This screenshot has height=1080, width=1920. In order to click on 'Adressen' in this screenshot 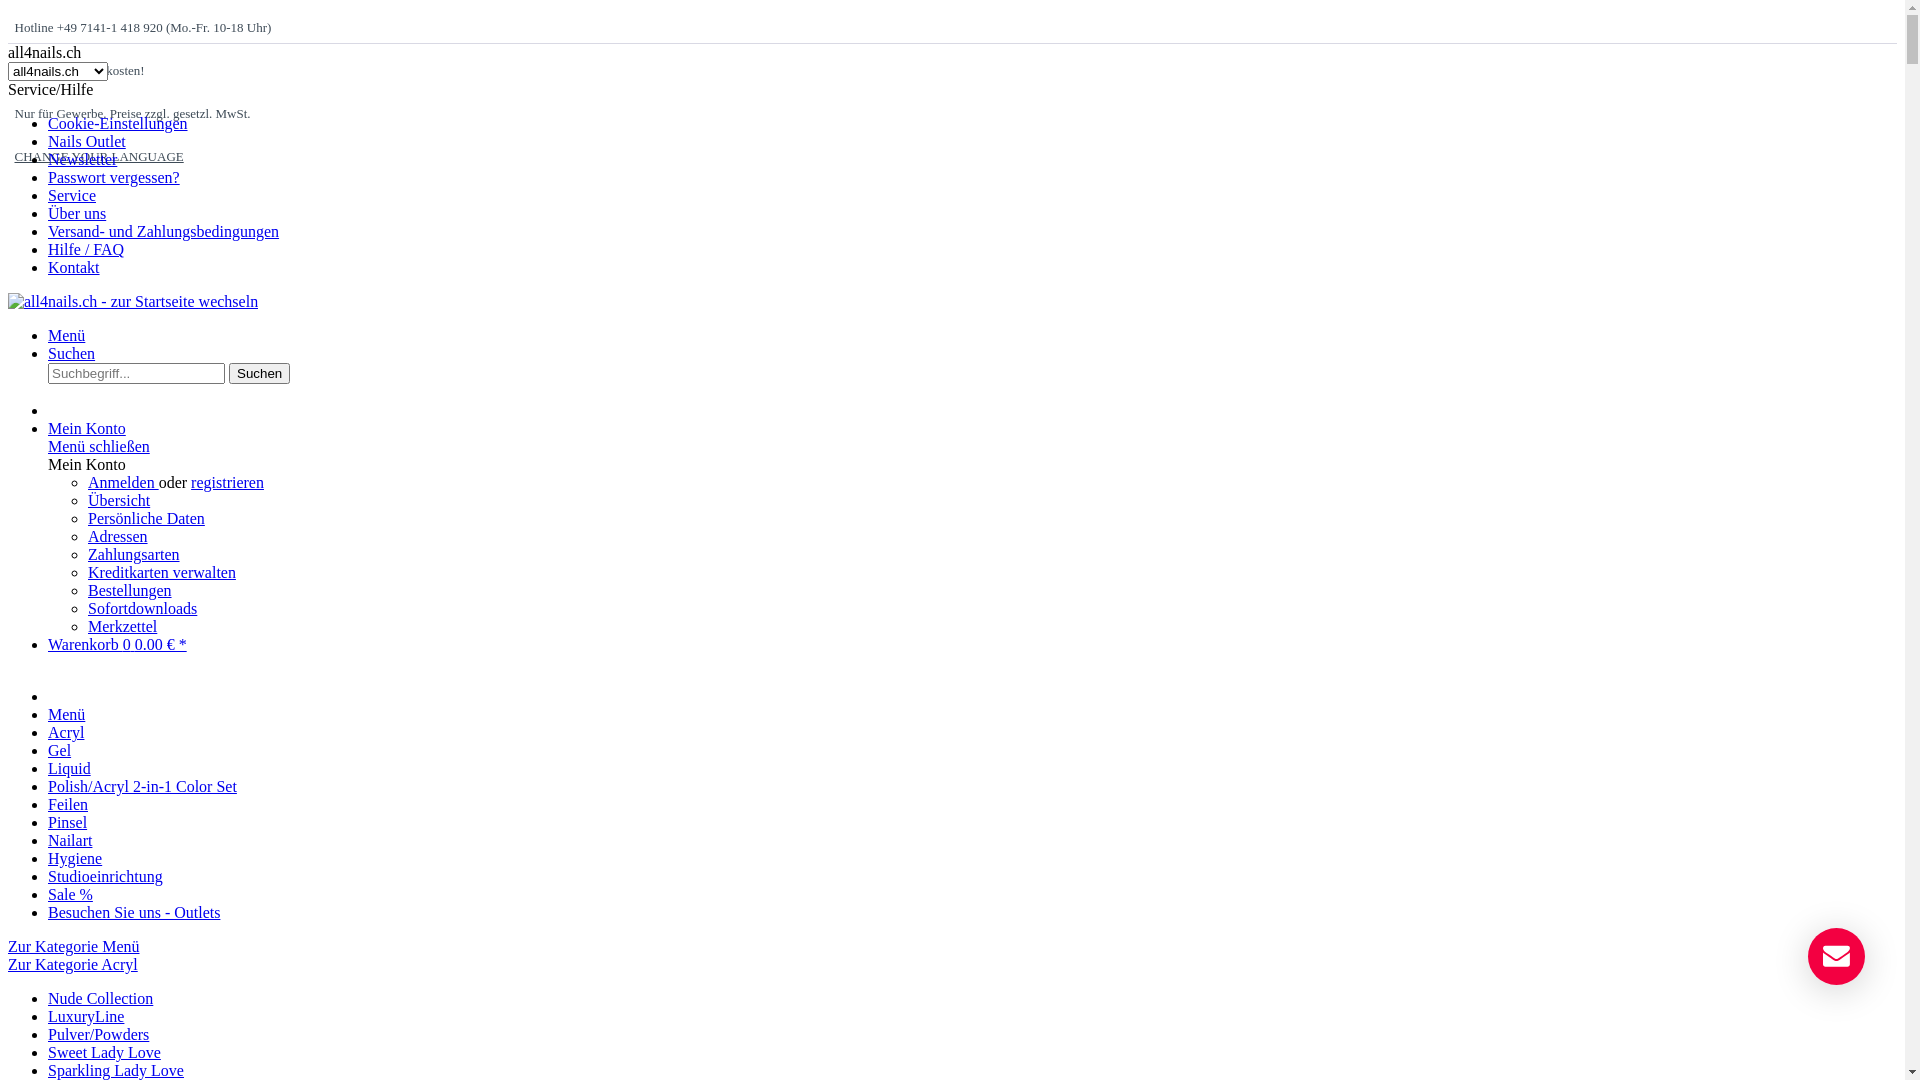, I will do `click(117, 535)`.